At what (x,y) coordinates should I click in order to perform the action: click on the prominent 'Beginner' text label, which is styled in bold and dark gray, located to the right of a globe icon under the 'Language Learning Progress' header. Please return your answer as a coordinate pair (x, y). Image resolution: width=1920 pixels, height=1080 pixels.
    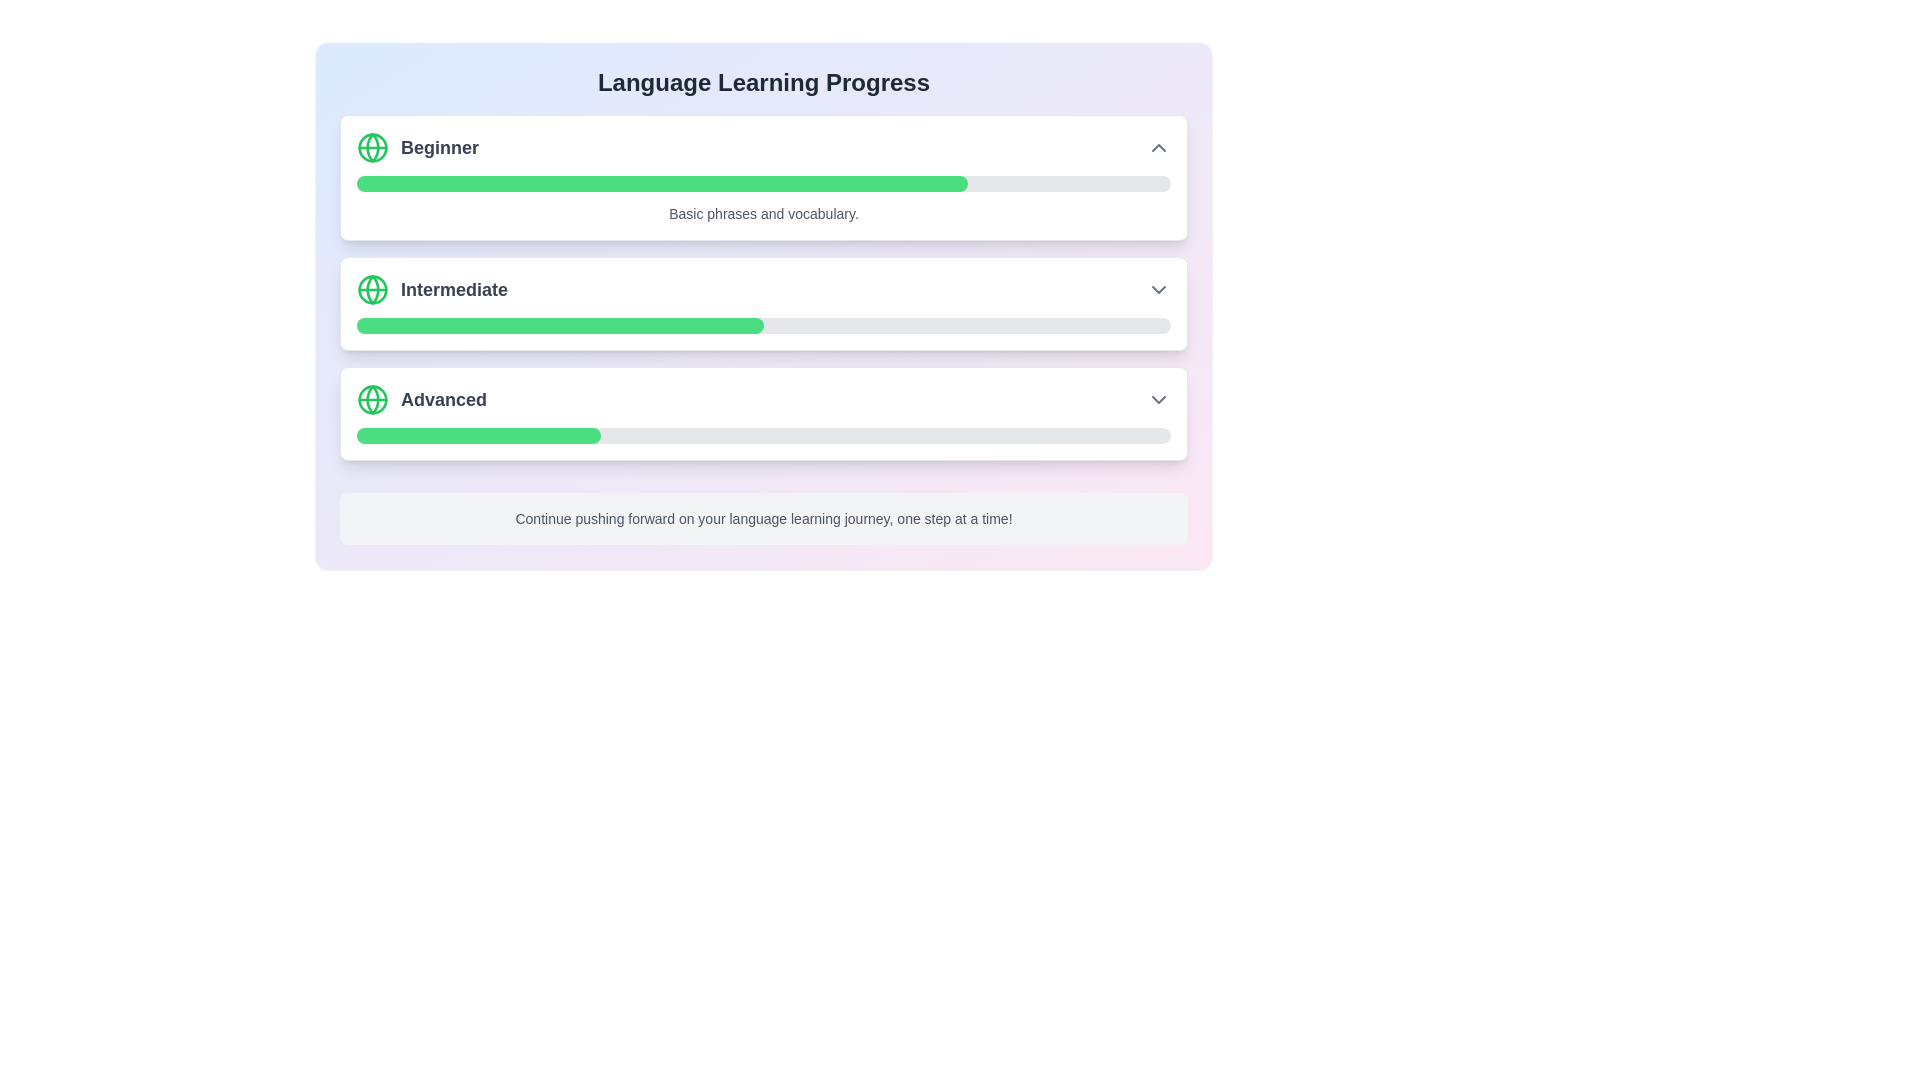
    Looking at the image, I should click on (439, 146).